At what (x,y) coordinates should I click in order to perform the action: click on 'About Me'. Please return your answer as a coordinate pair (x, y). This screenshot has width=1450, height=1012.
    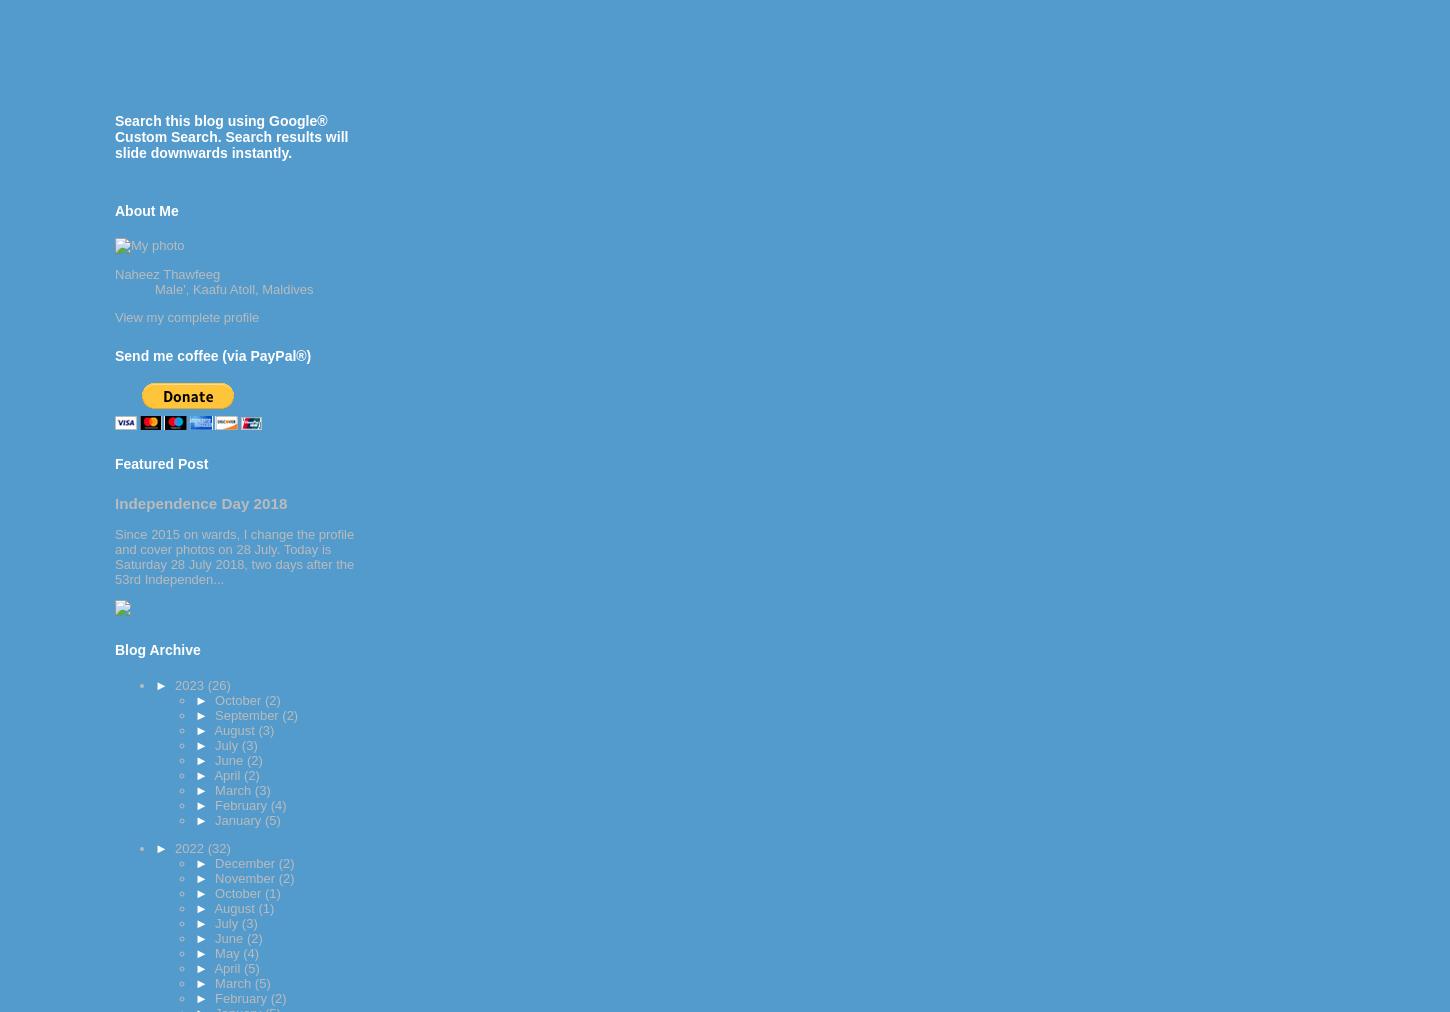
    Looking at the image, I should click on (114, 209).